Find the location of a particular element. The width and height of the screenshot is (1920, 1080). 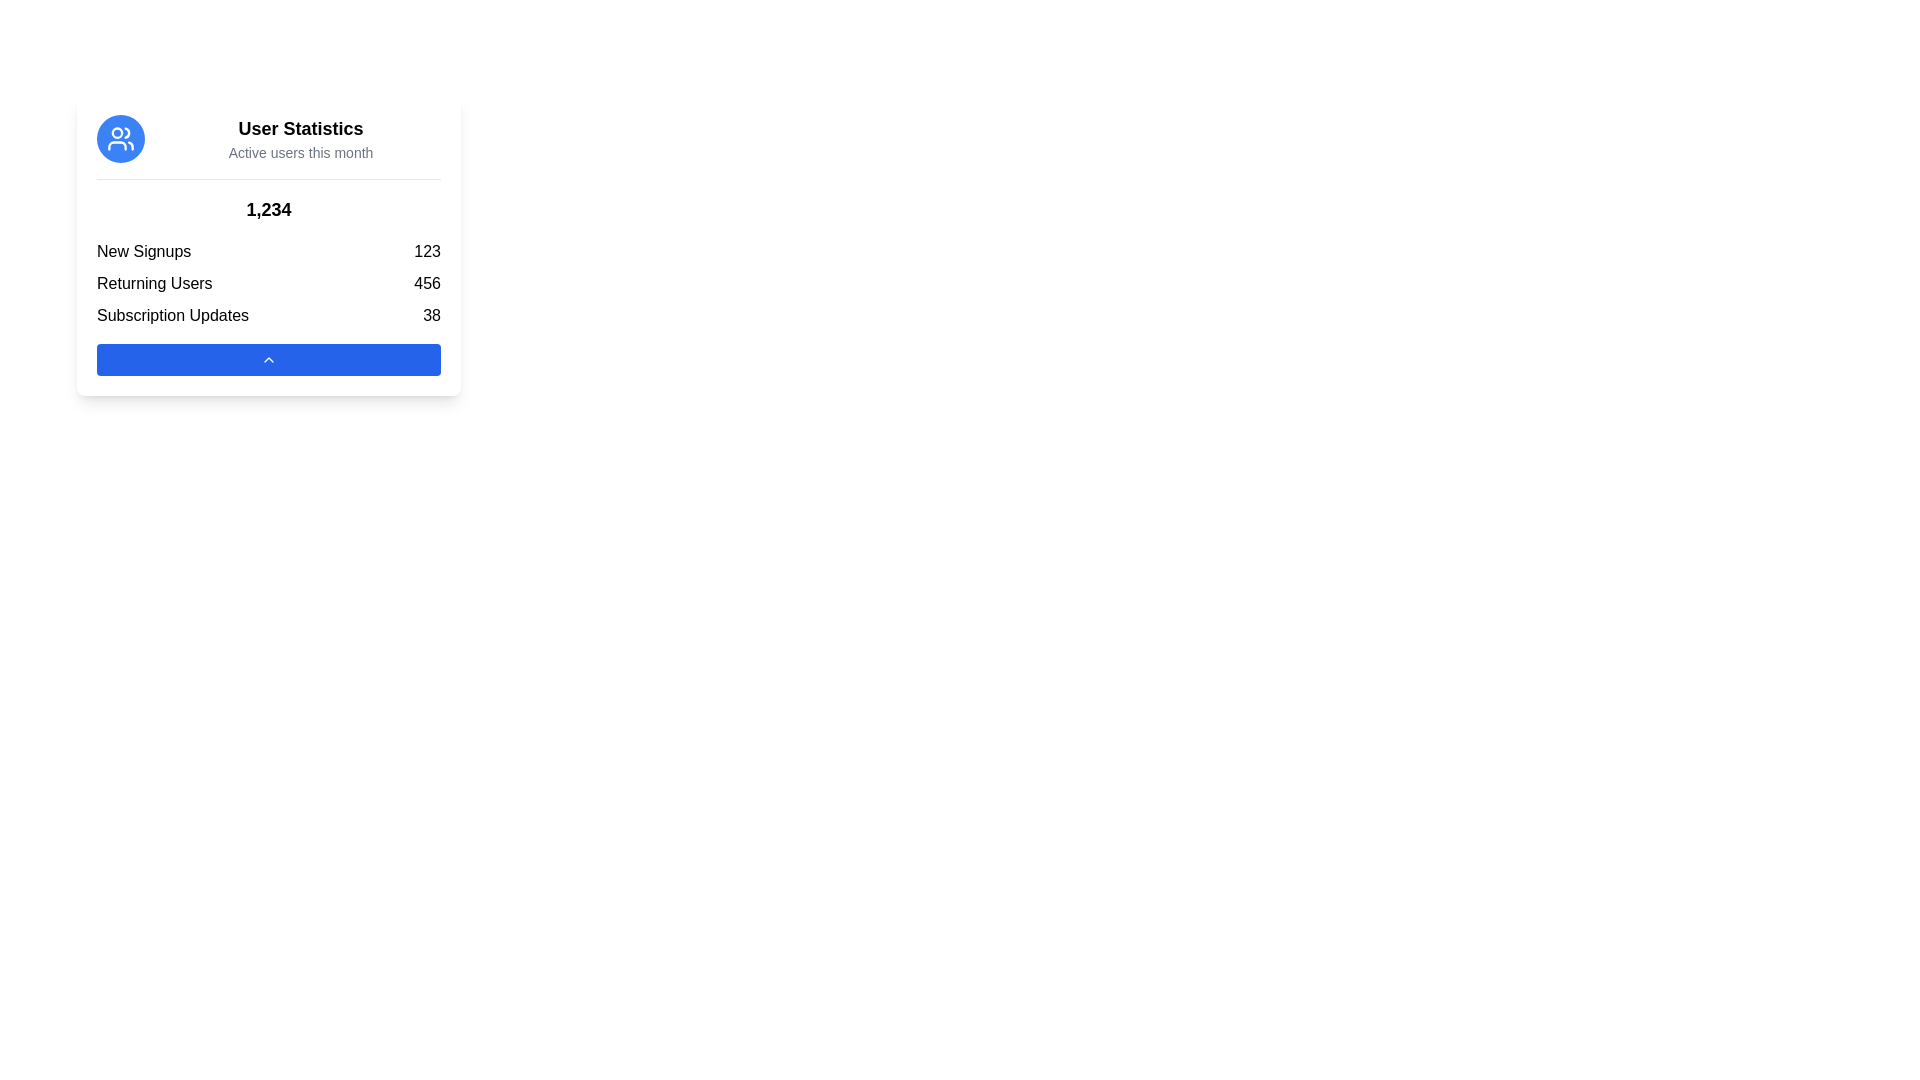

the smaller circular user icon located on the left side of the larger main user icon within the 'Users' icon in the top-left of the 'User Statistics' card is located at coordinates (116, 133).